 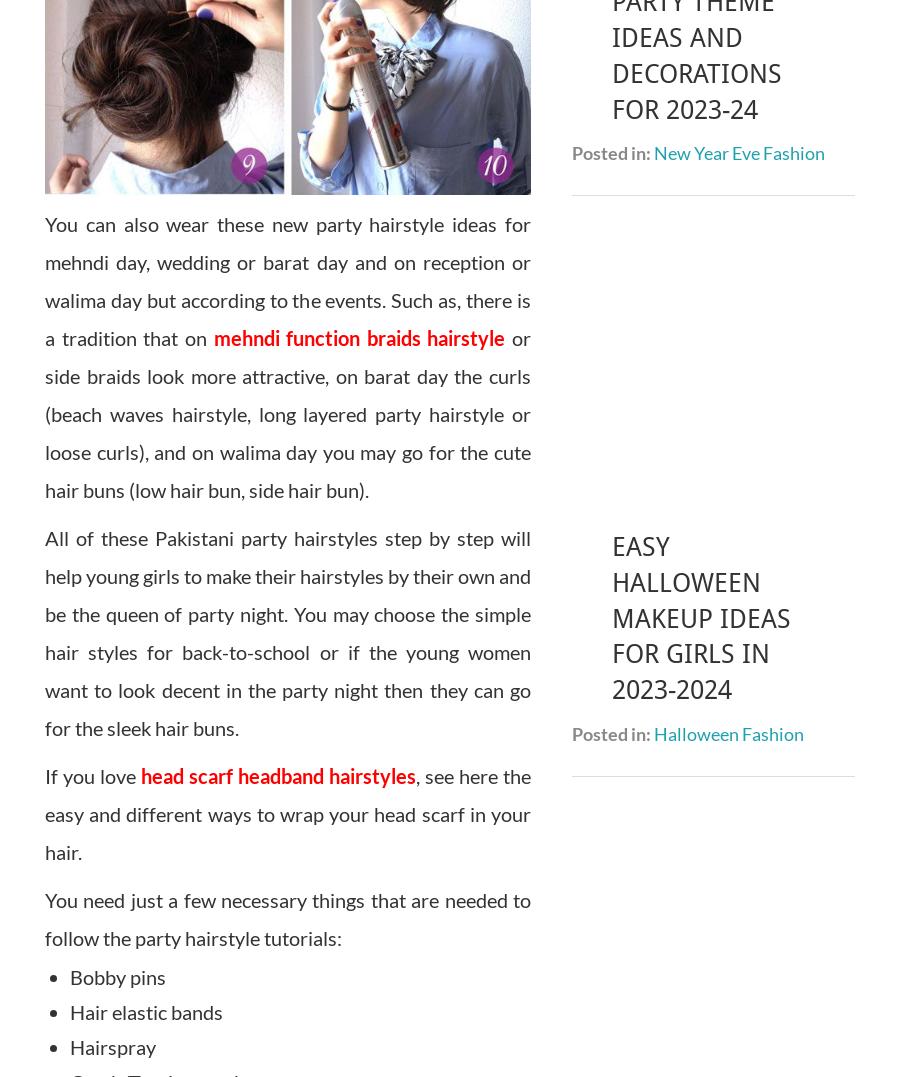 I want to click on 'Hairspray', so click(x=113, y=1046).